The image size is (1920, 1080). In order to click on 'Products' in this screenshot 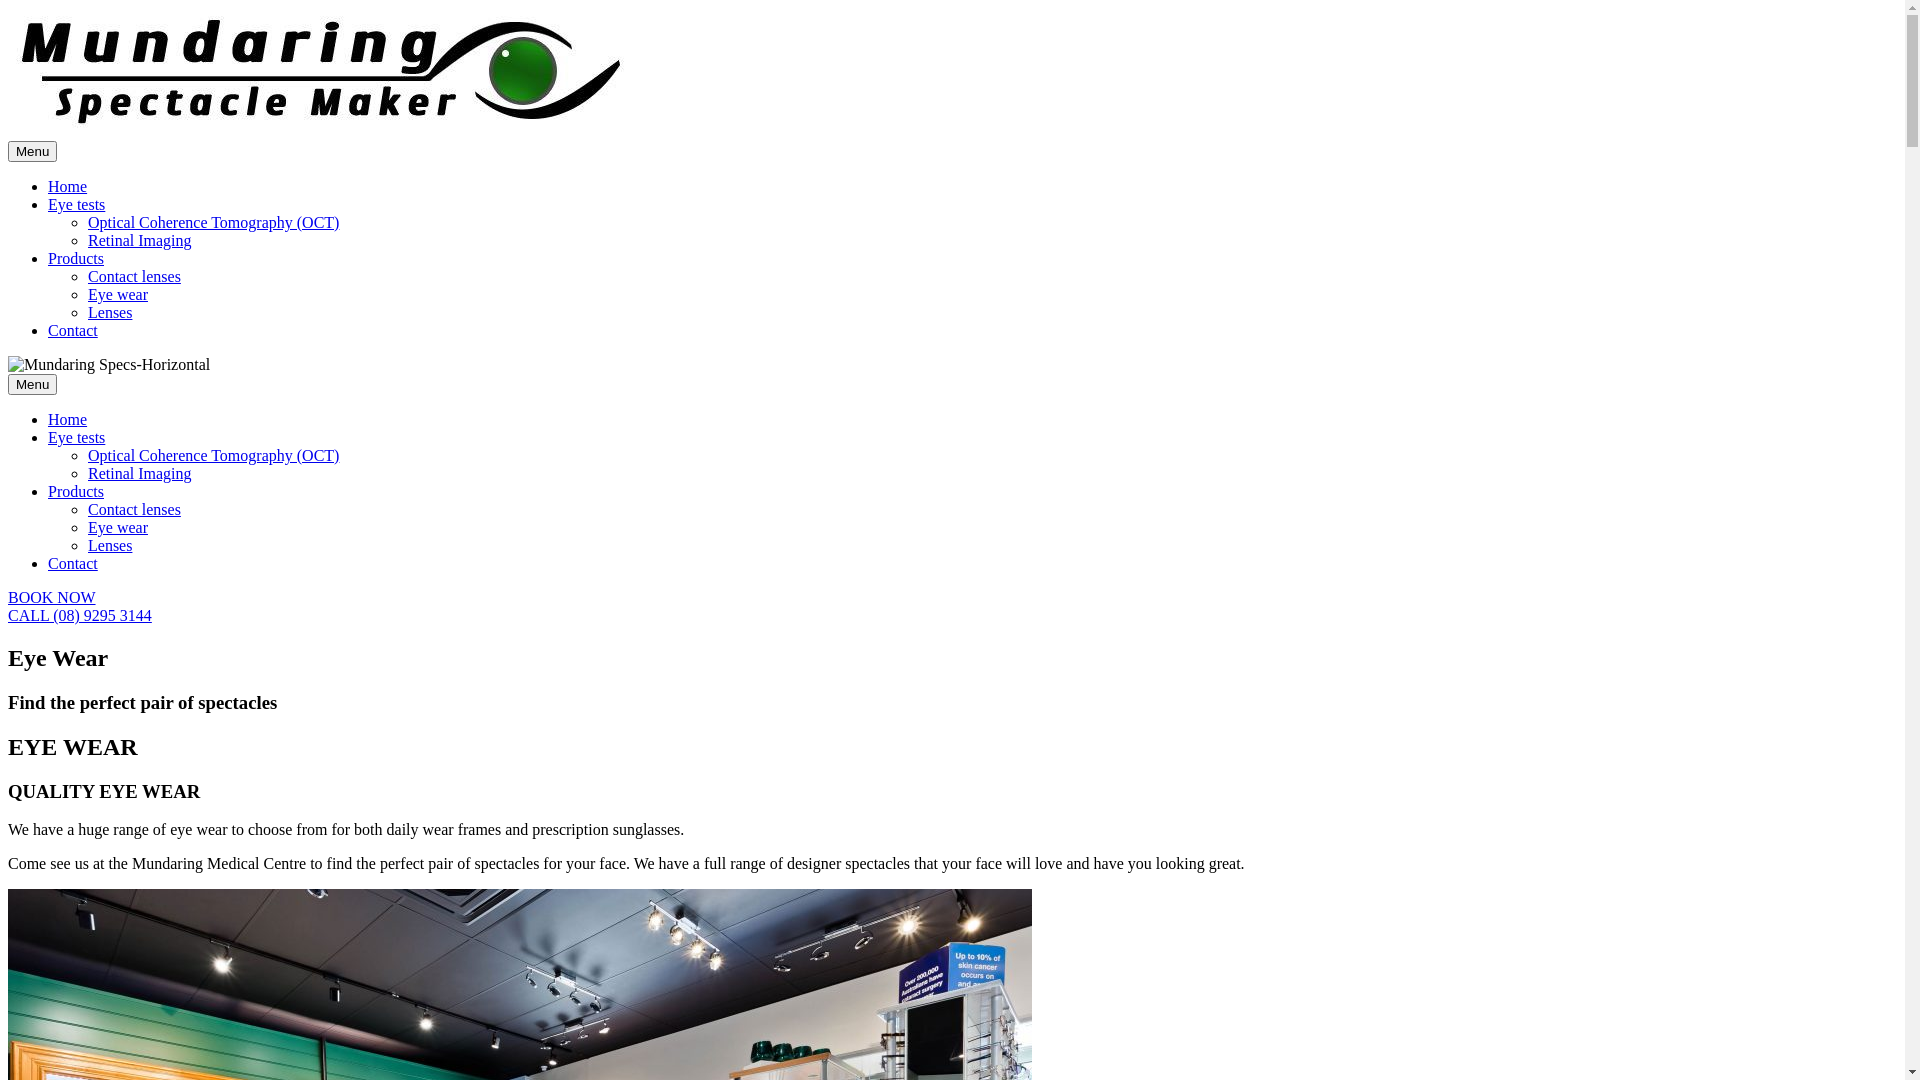, I will do `click(76, 491)`.